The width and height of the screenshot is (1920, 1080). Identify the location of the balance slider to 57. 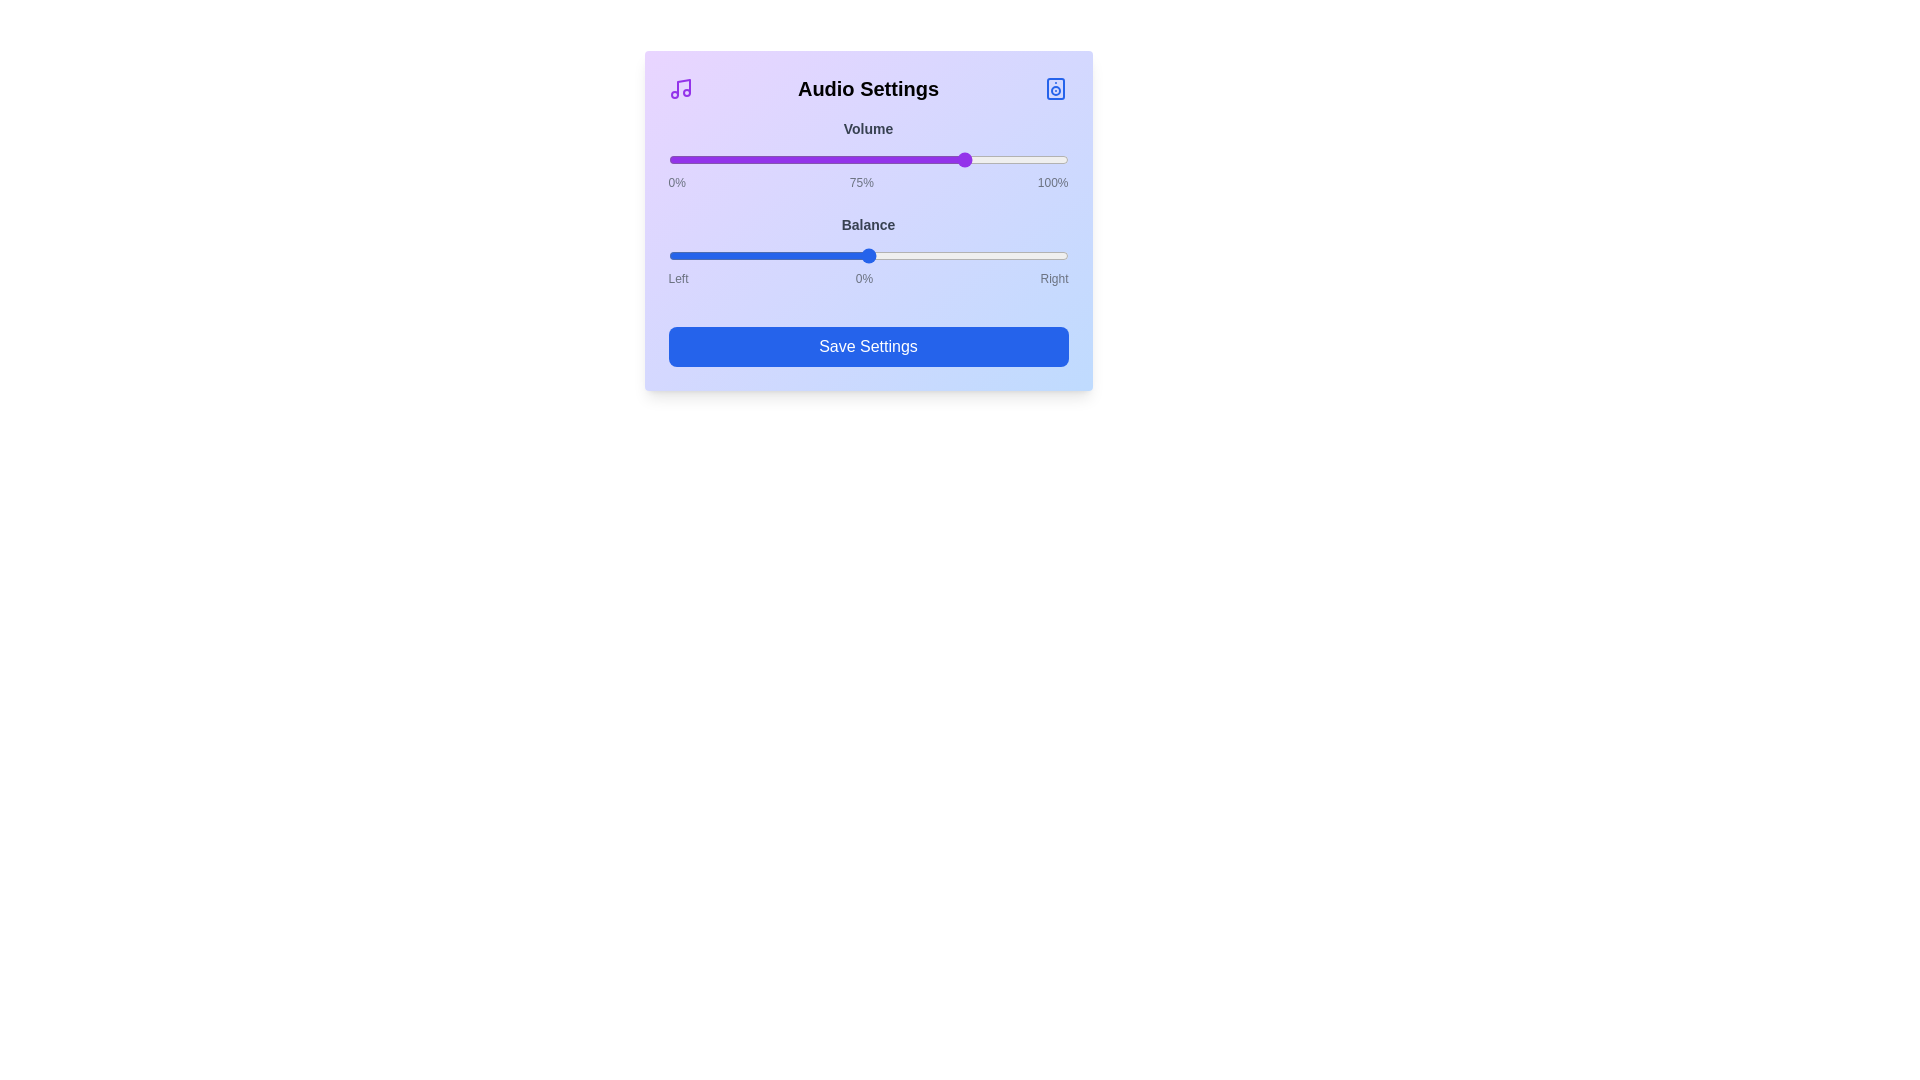
(982, 254).